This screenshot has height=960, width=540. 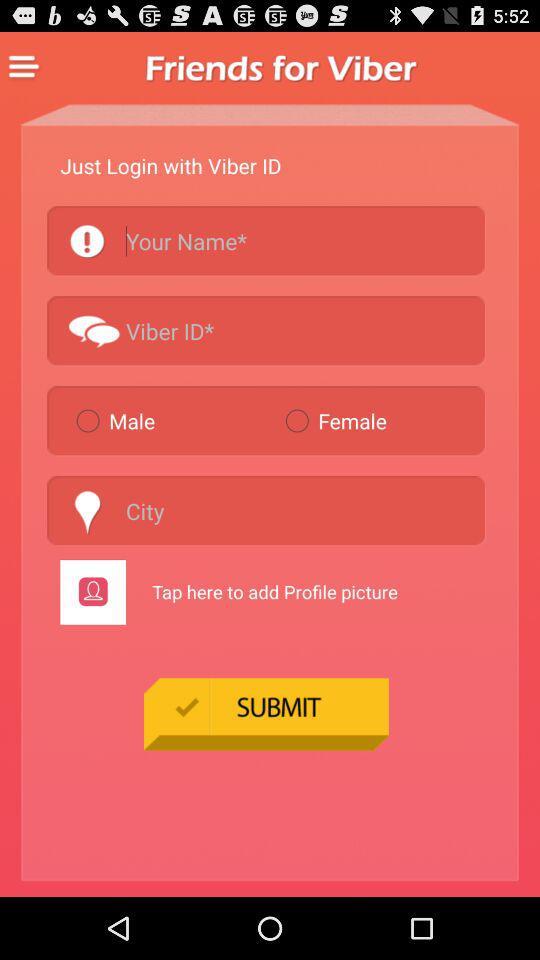 What do you see at coordinates (266, 714) in the screenshot?
I see `the item at the bottom` at bounding box center [266, 714].